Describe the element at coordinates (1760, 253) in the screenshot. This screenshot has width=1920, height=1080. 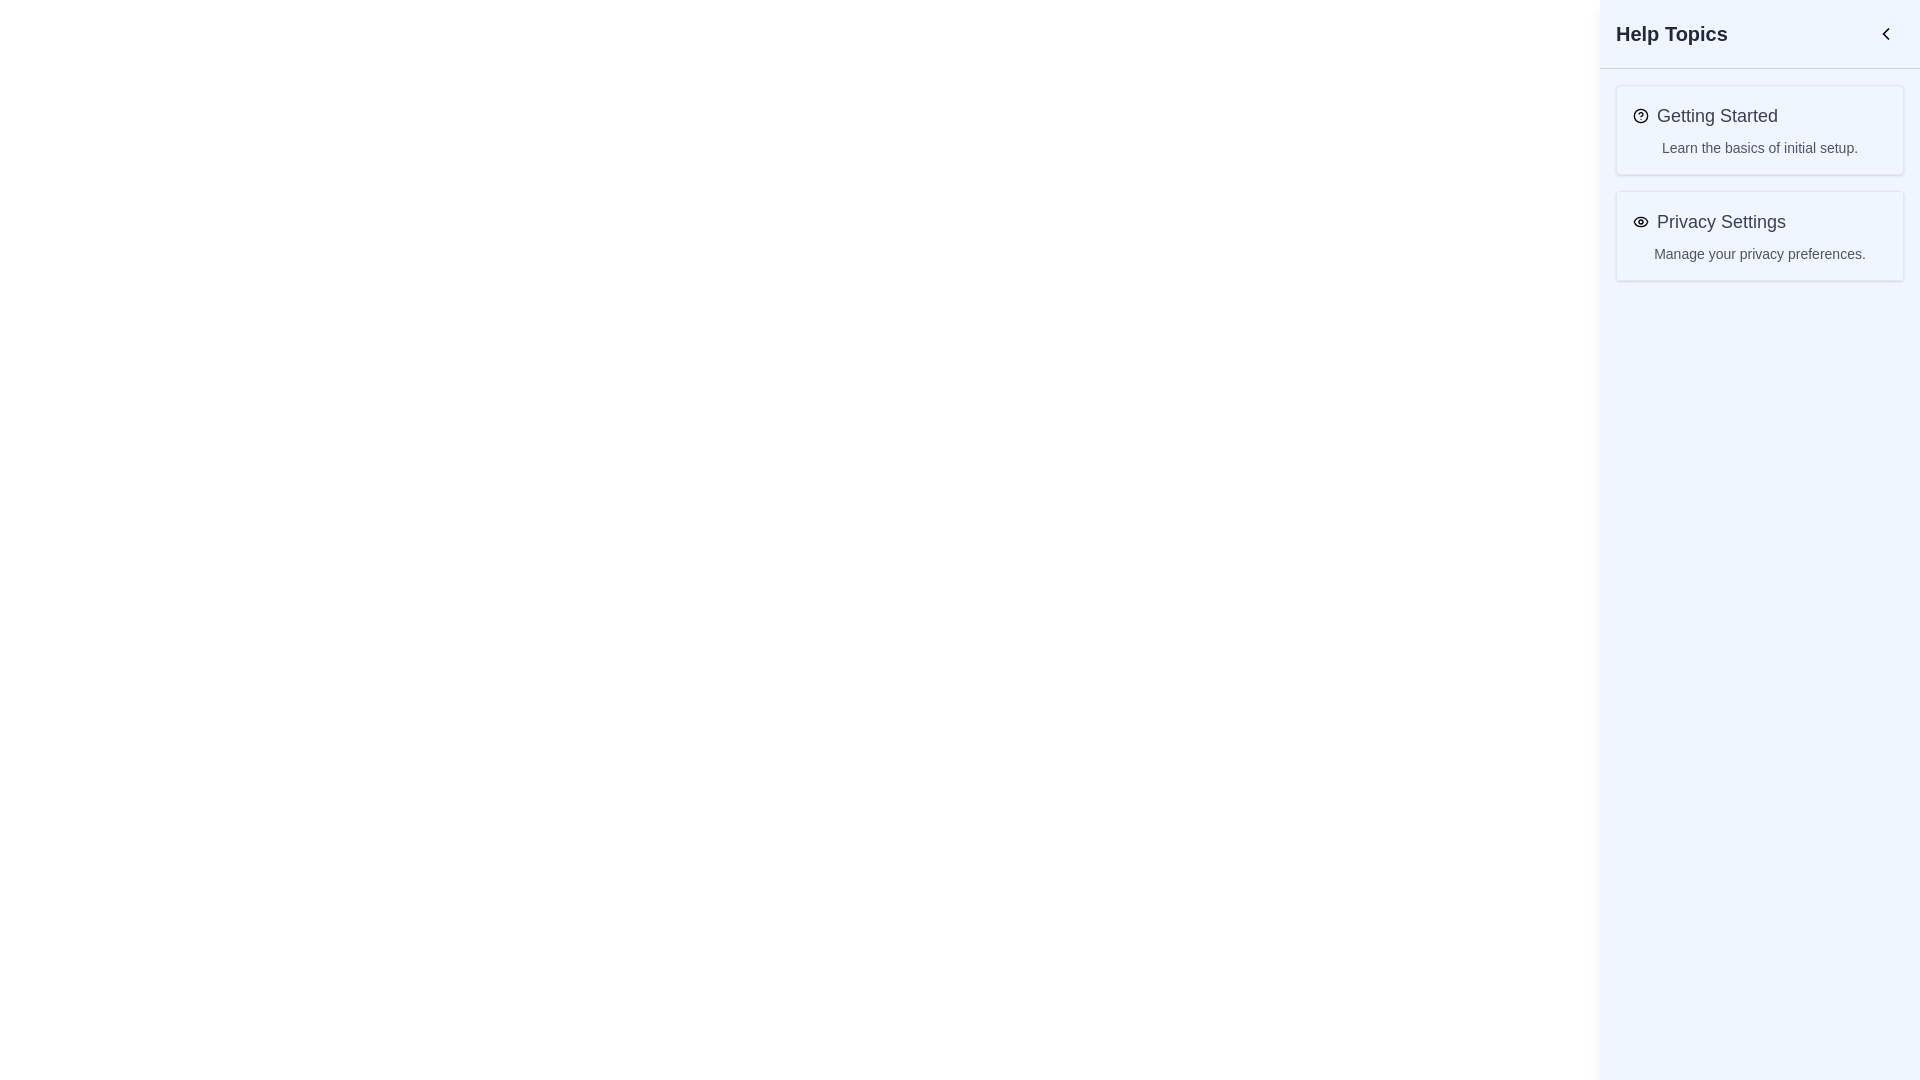
I see `the text block that reads 'Manage your privacy preferences.' which is located beneath the 'Privacy Settings' heading` at that location.